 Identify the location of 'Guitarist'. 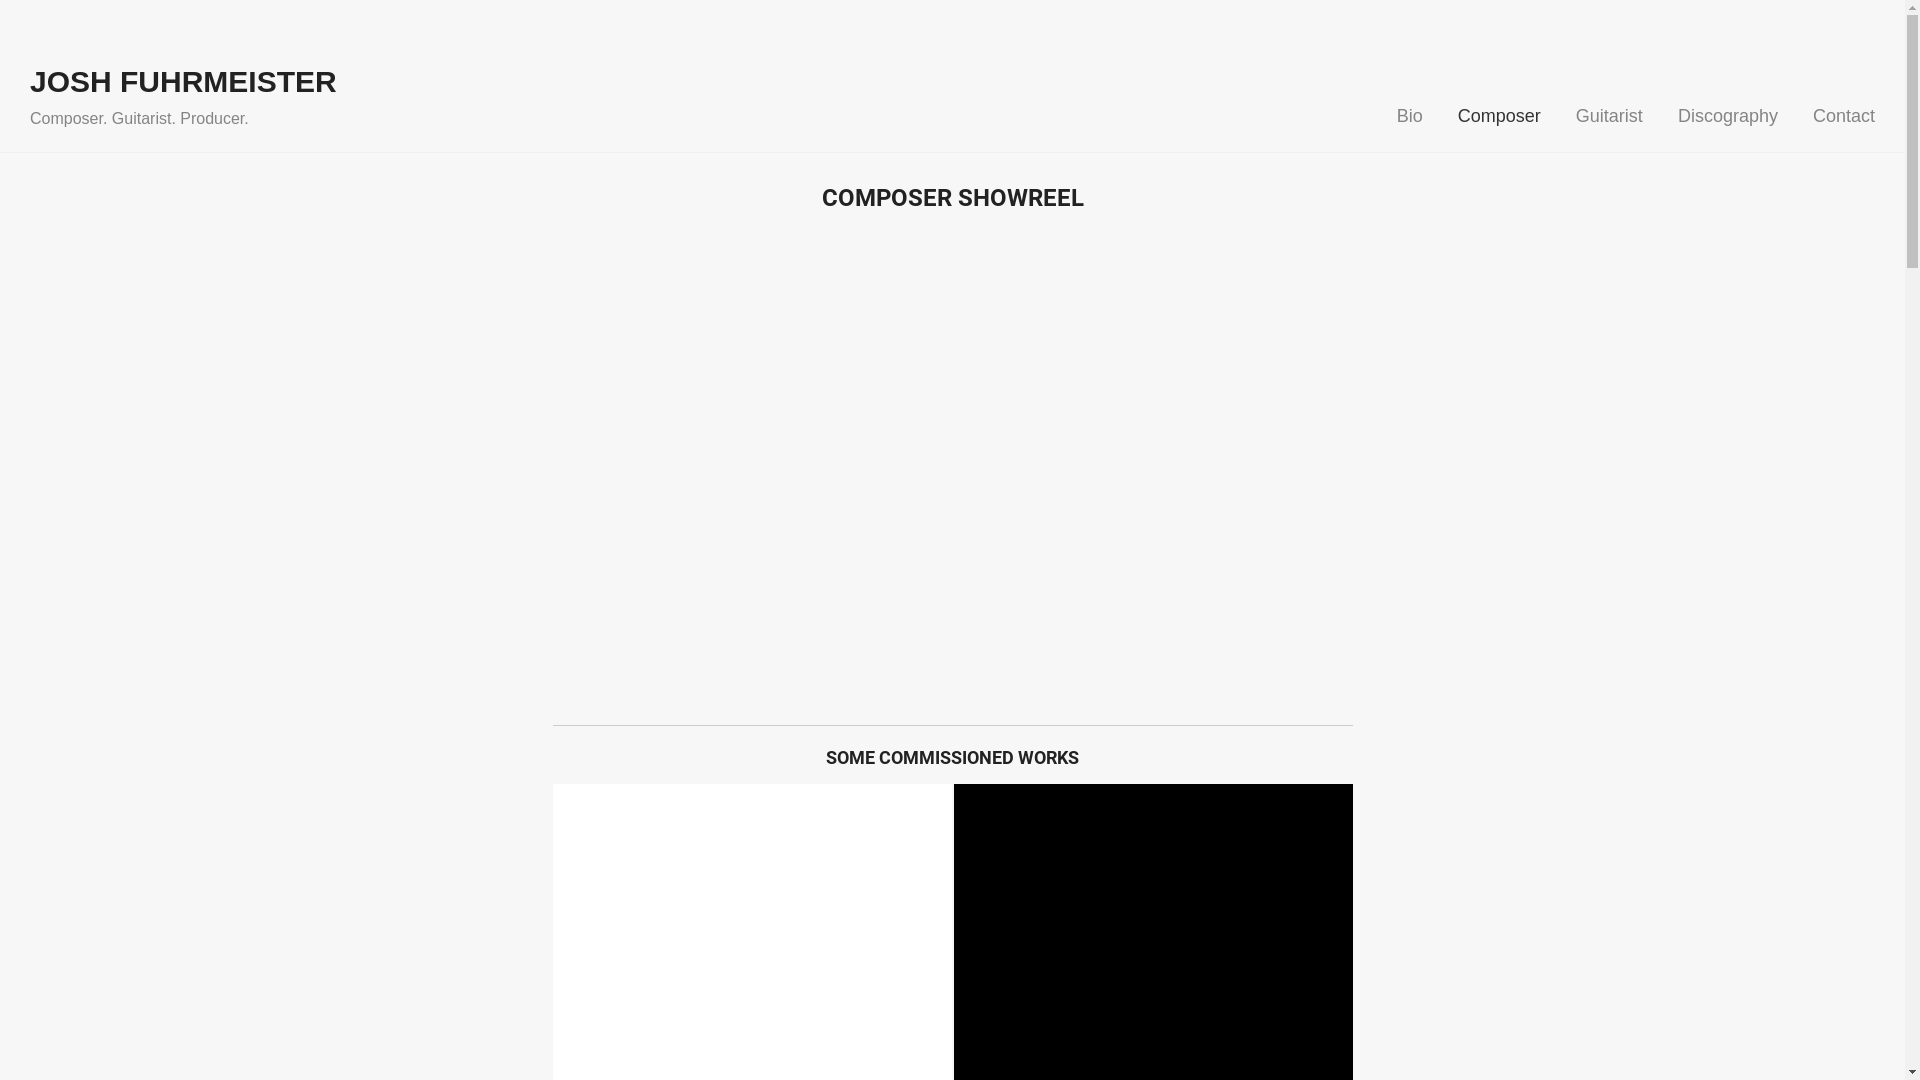
(1609, 116).